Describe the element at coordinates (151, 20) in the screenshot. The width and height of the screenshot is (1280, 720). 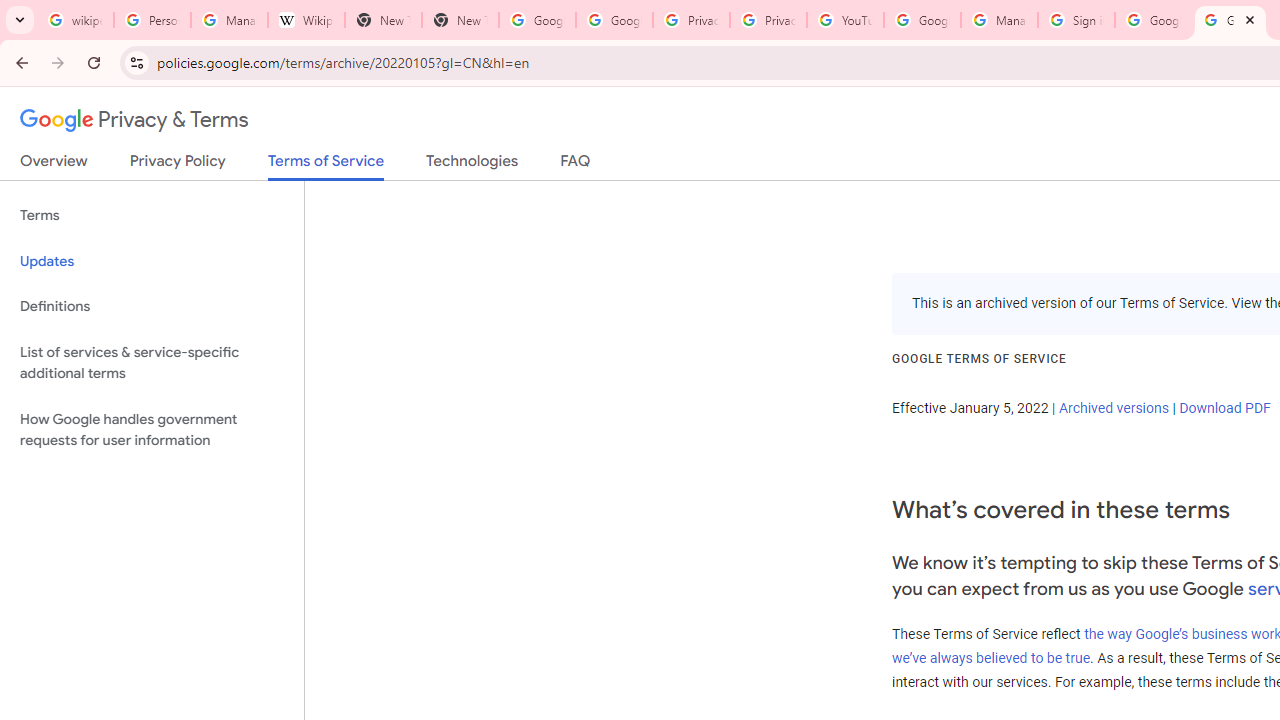
I see `'Personalization & Google Search results - Google Search Help'` at that location.